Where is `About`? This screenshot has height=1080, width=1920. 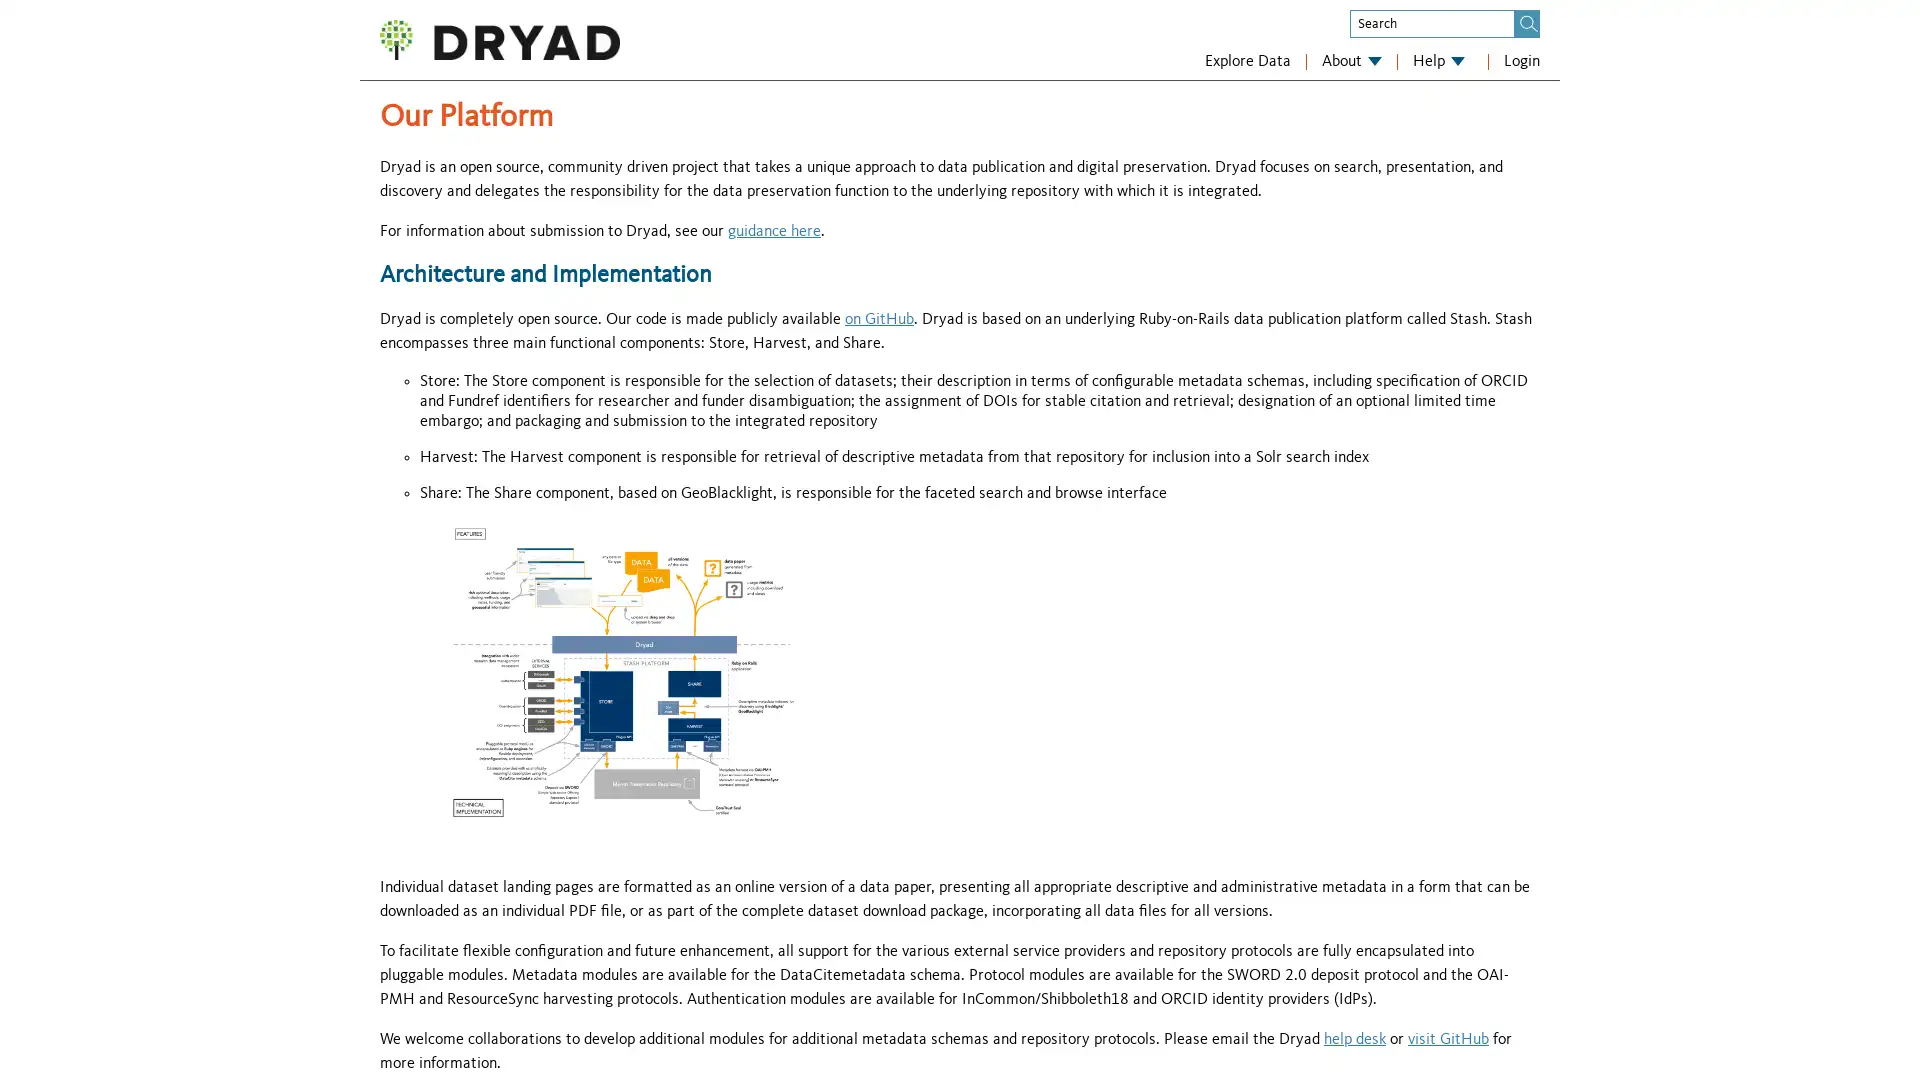
About is located at coordinates (1352, 60).